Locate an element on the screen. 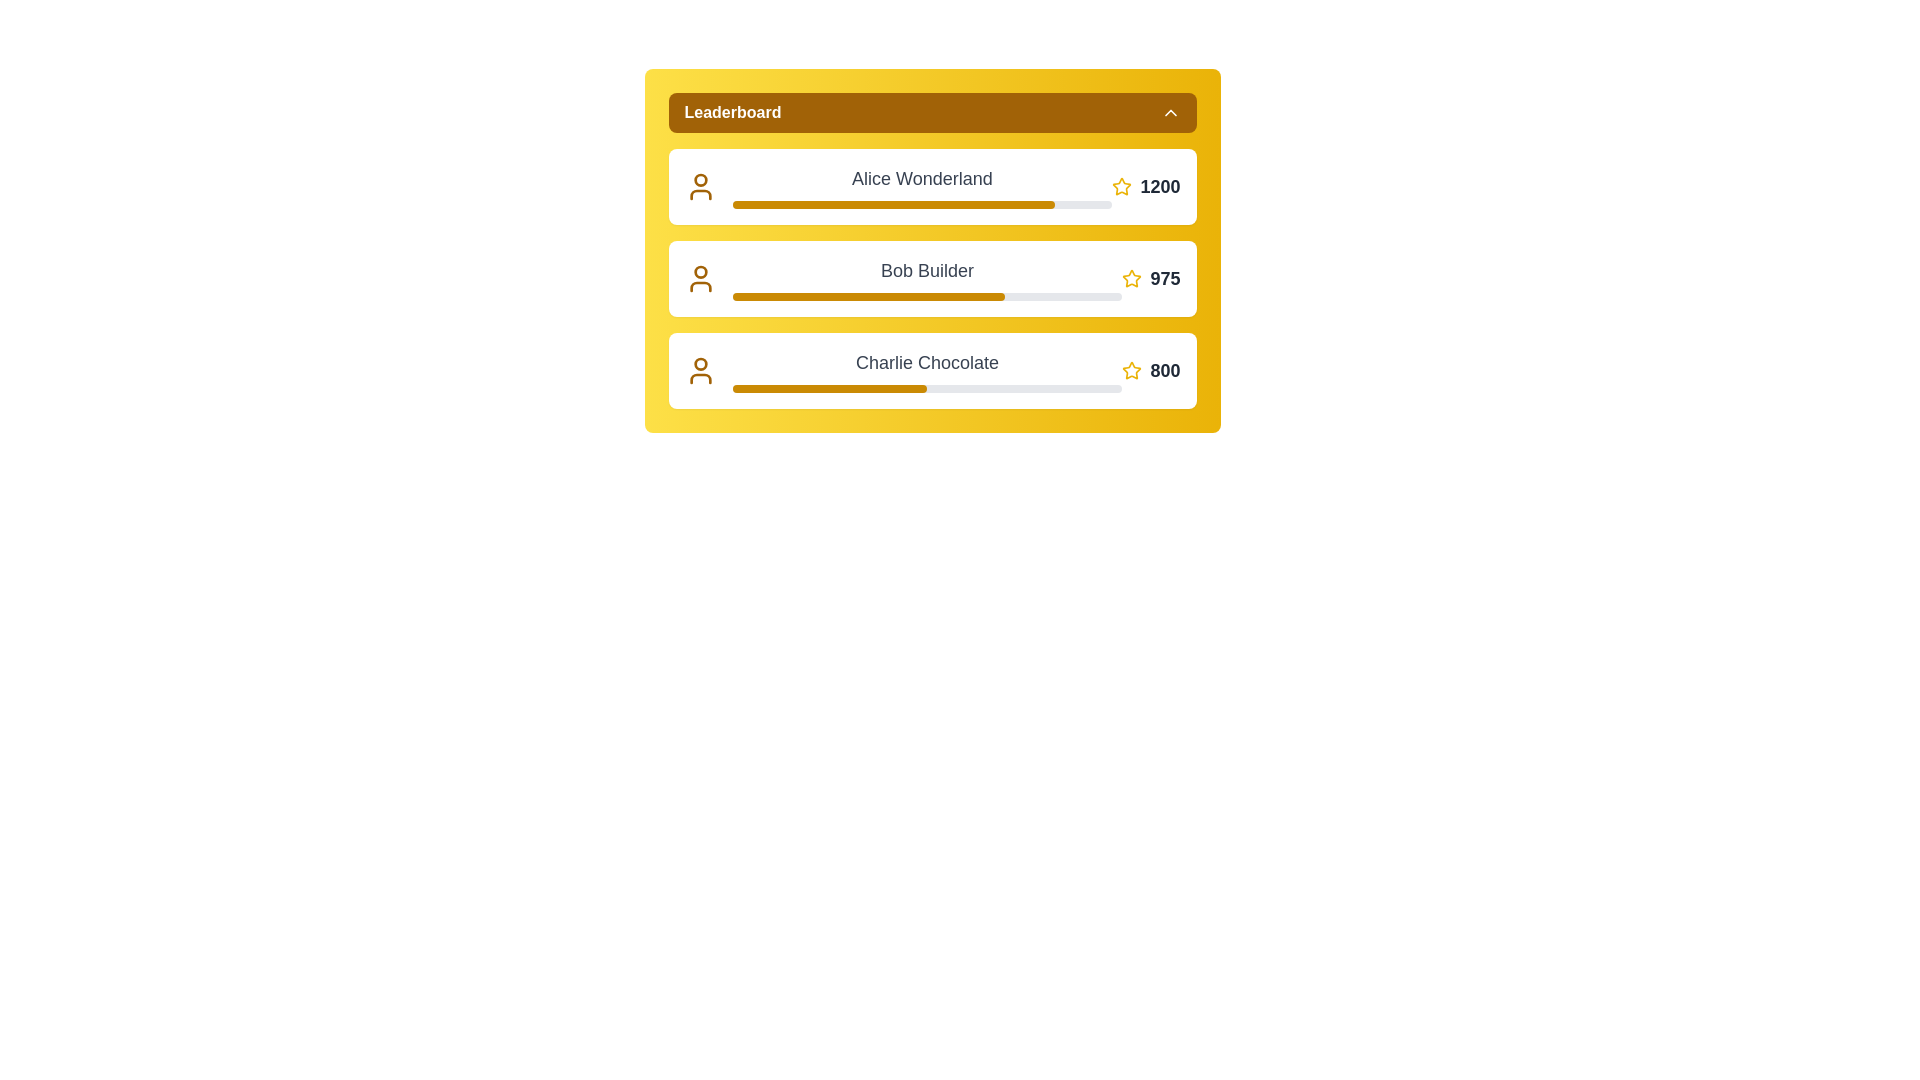 This screenshot has height=1080, width=1920. the lower portion of the user icon representing a semi-circular body shape with rounded edges, which is part of the leaderboard interface and located to the left of 'Alice Wonderland' is located at coordinates (700, 195).